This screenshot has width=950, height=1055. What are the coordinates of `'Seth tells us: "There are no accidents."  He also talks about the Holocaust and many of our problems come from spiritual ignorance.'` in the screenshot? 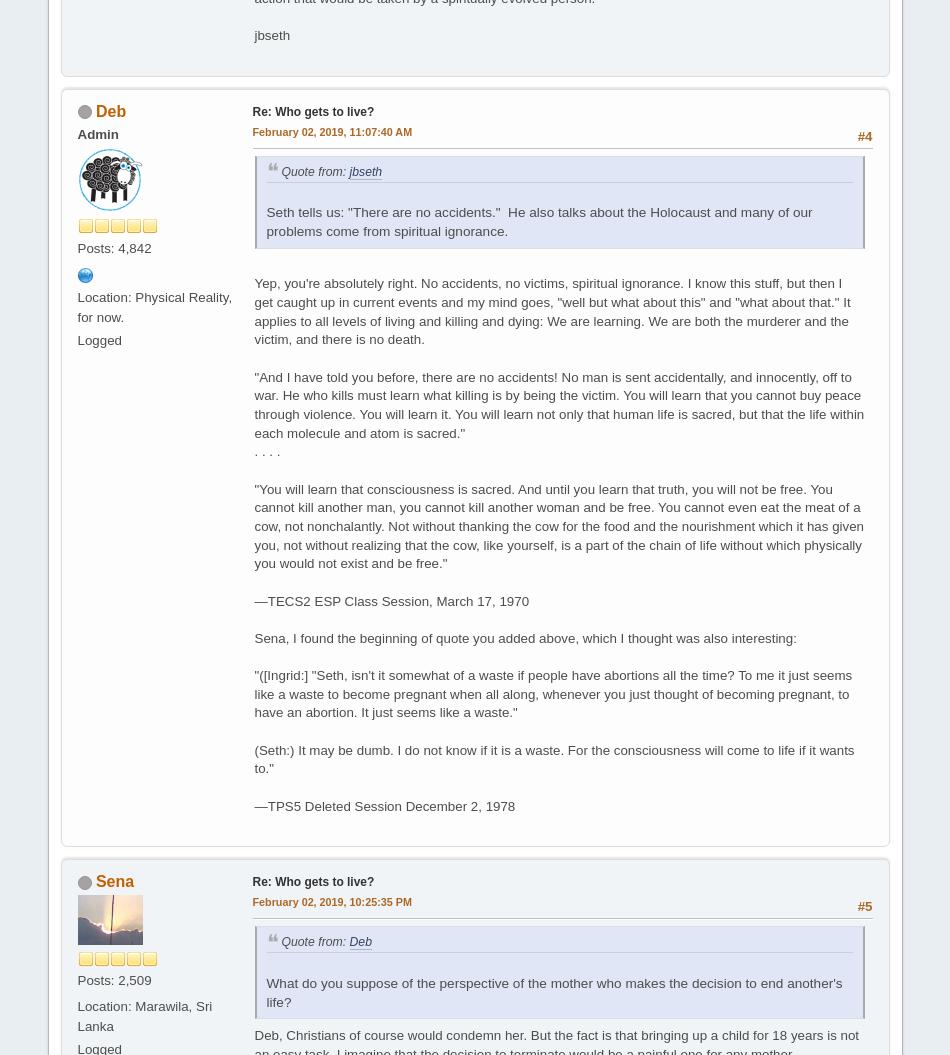 It's located at (539, 220).